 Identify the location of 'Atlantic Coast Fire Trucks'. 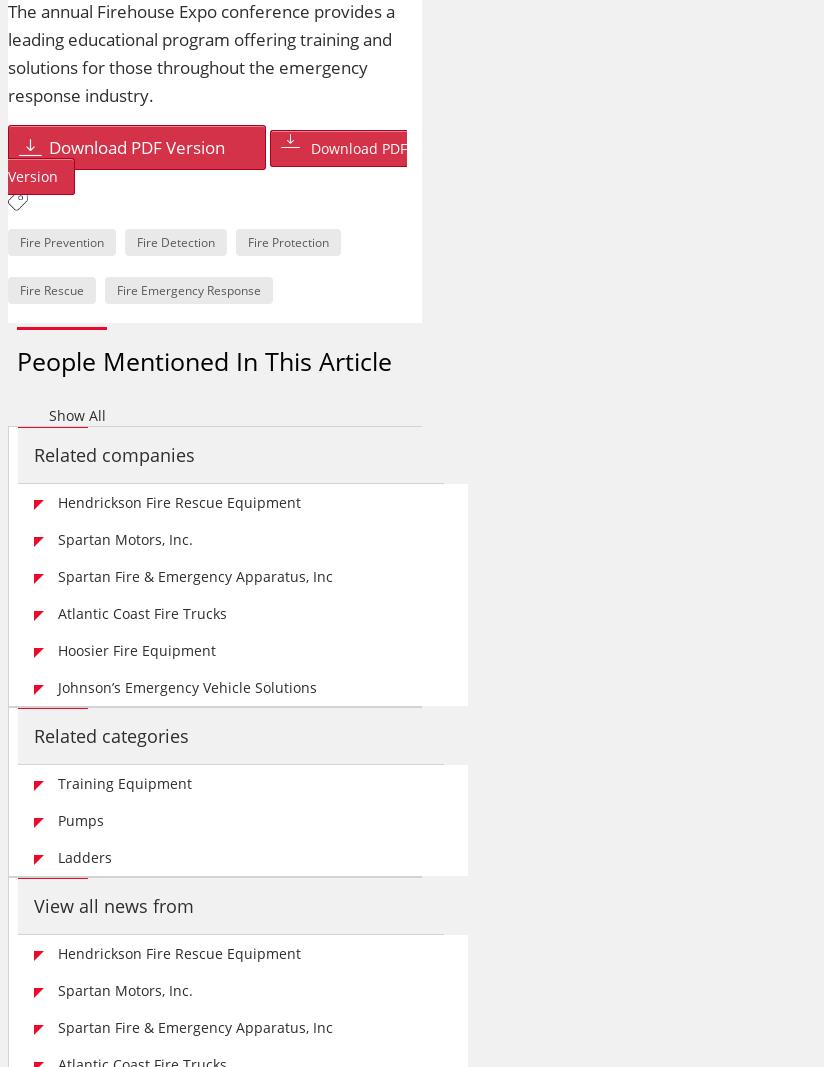
(58, 613).